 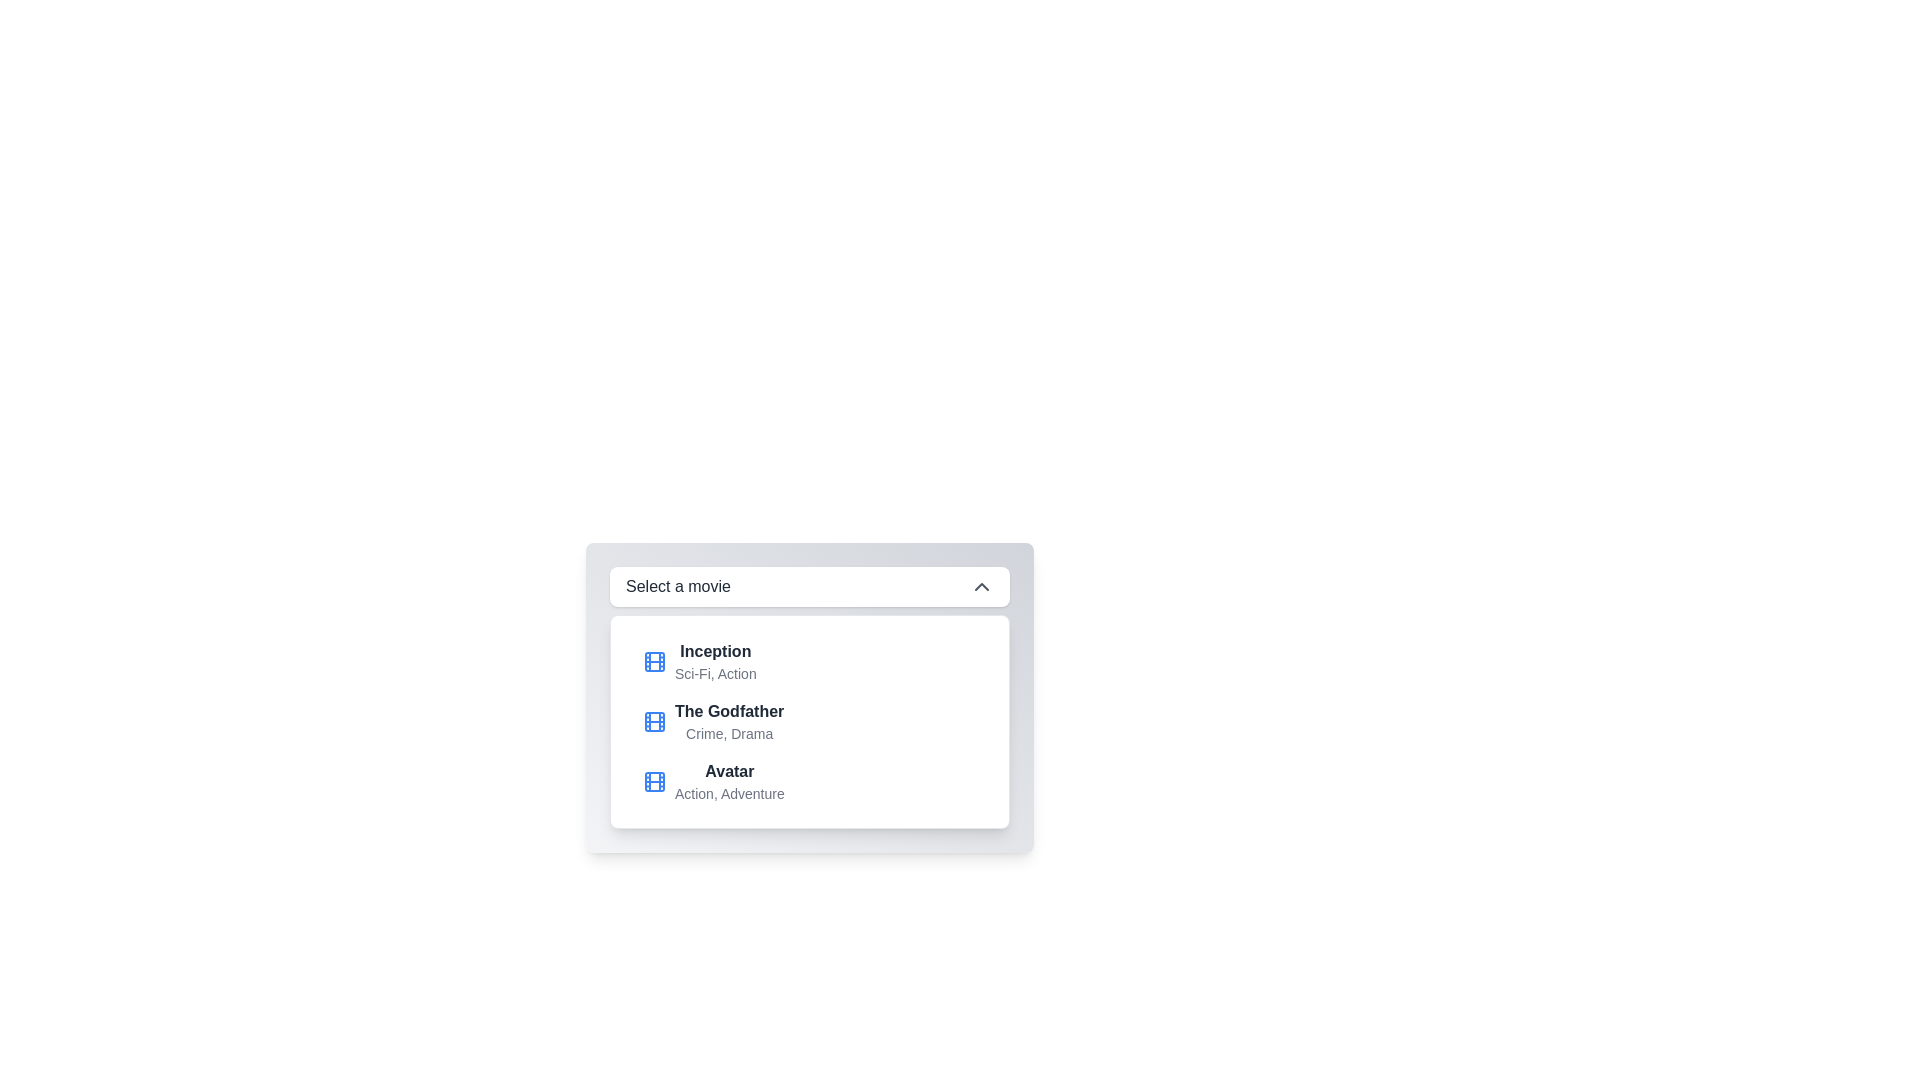 What do you see at coordinates (810, 721) in the screenshot?
I see `the second movie entry` at bounding box center [810, 721].